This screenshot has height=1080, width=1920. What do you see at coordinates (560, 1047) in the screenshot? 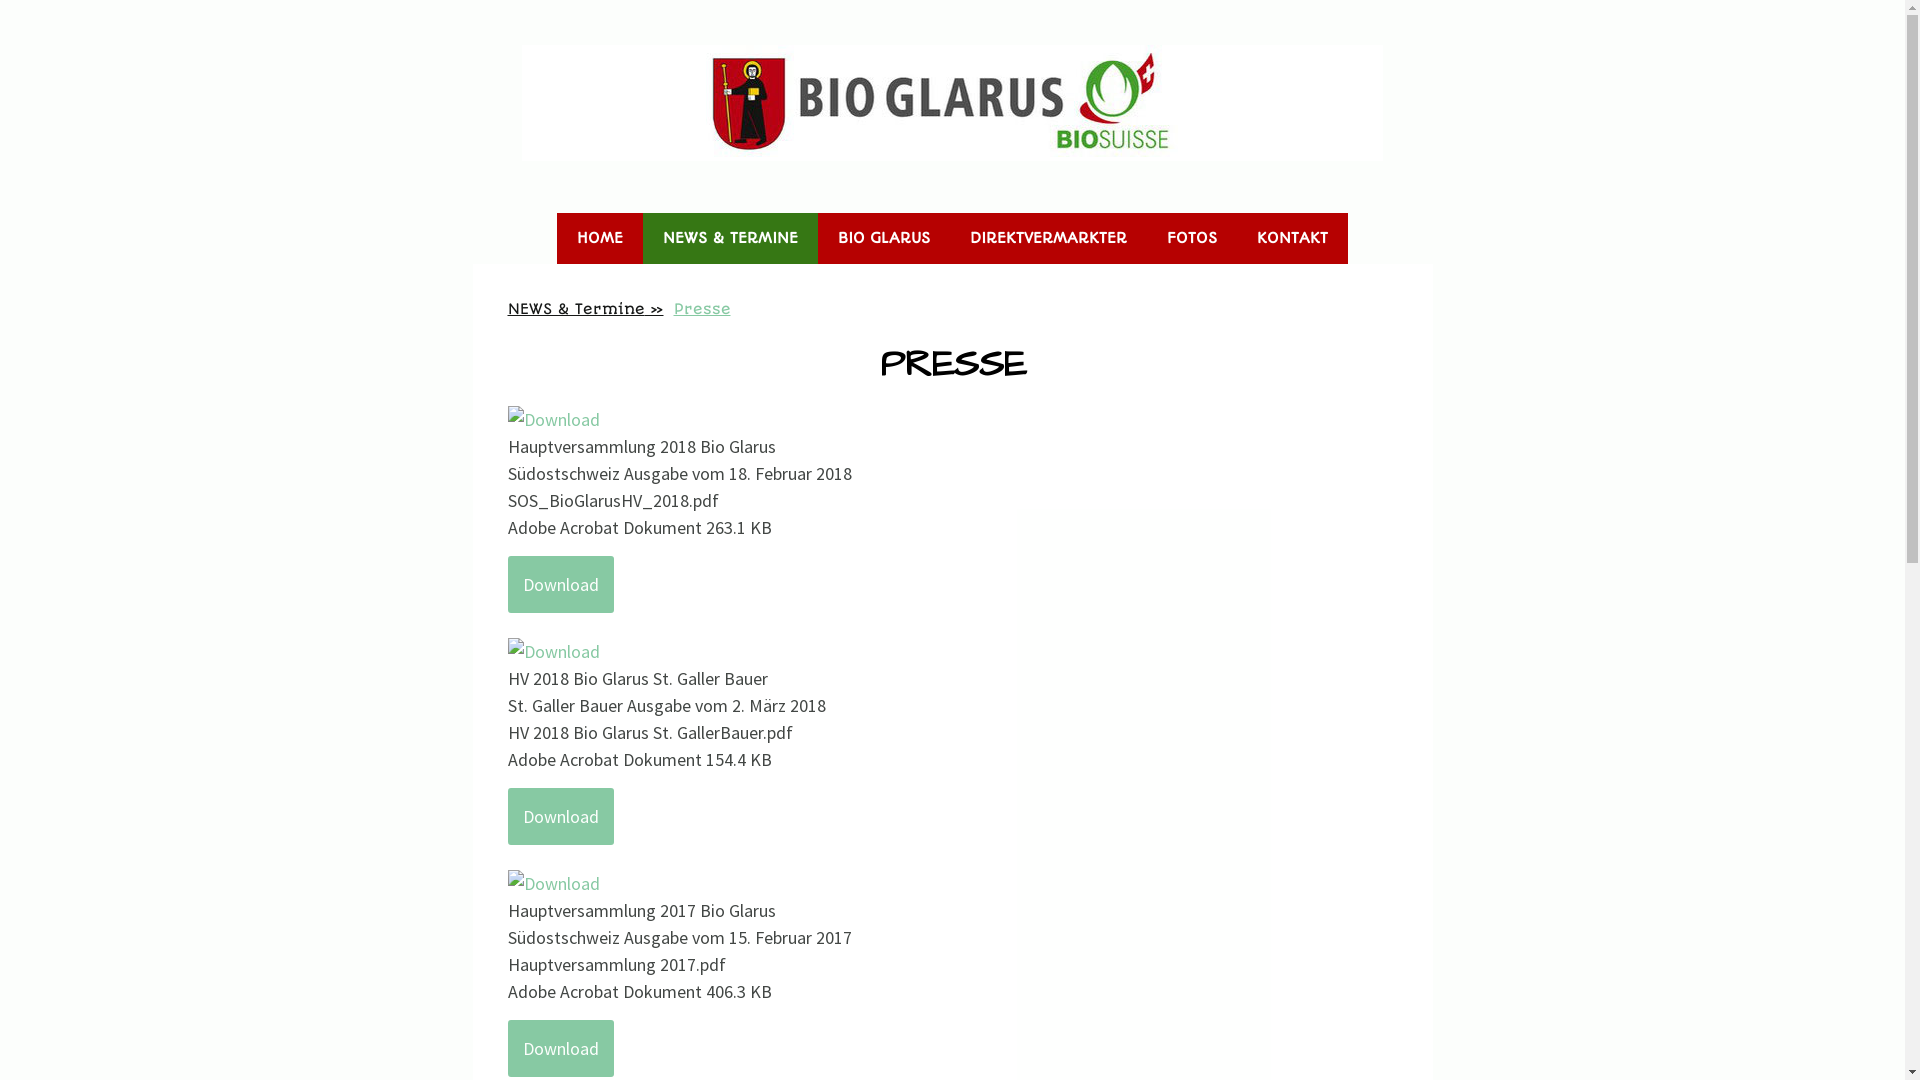
I see `'Download'` at bounding box center [560, 1047].